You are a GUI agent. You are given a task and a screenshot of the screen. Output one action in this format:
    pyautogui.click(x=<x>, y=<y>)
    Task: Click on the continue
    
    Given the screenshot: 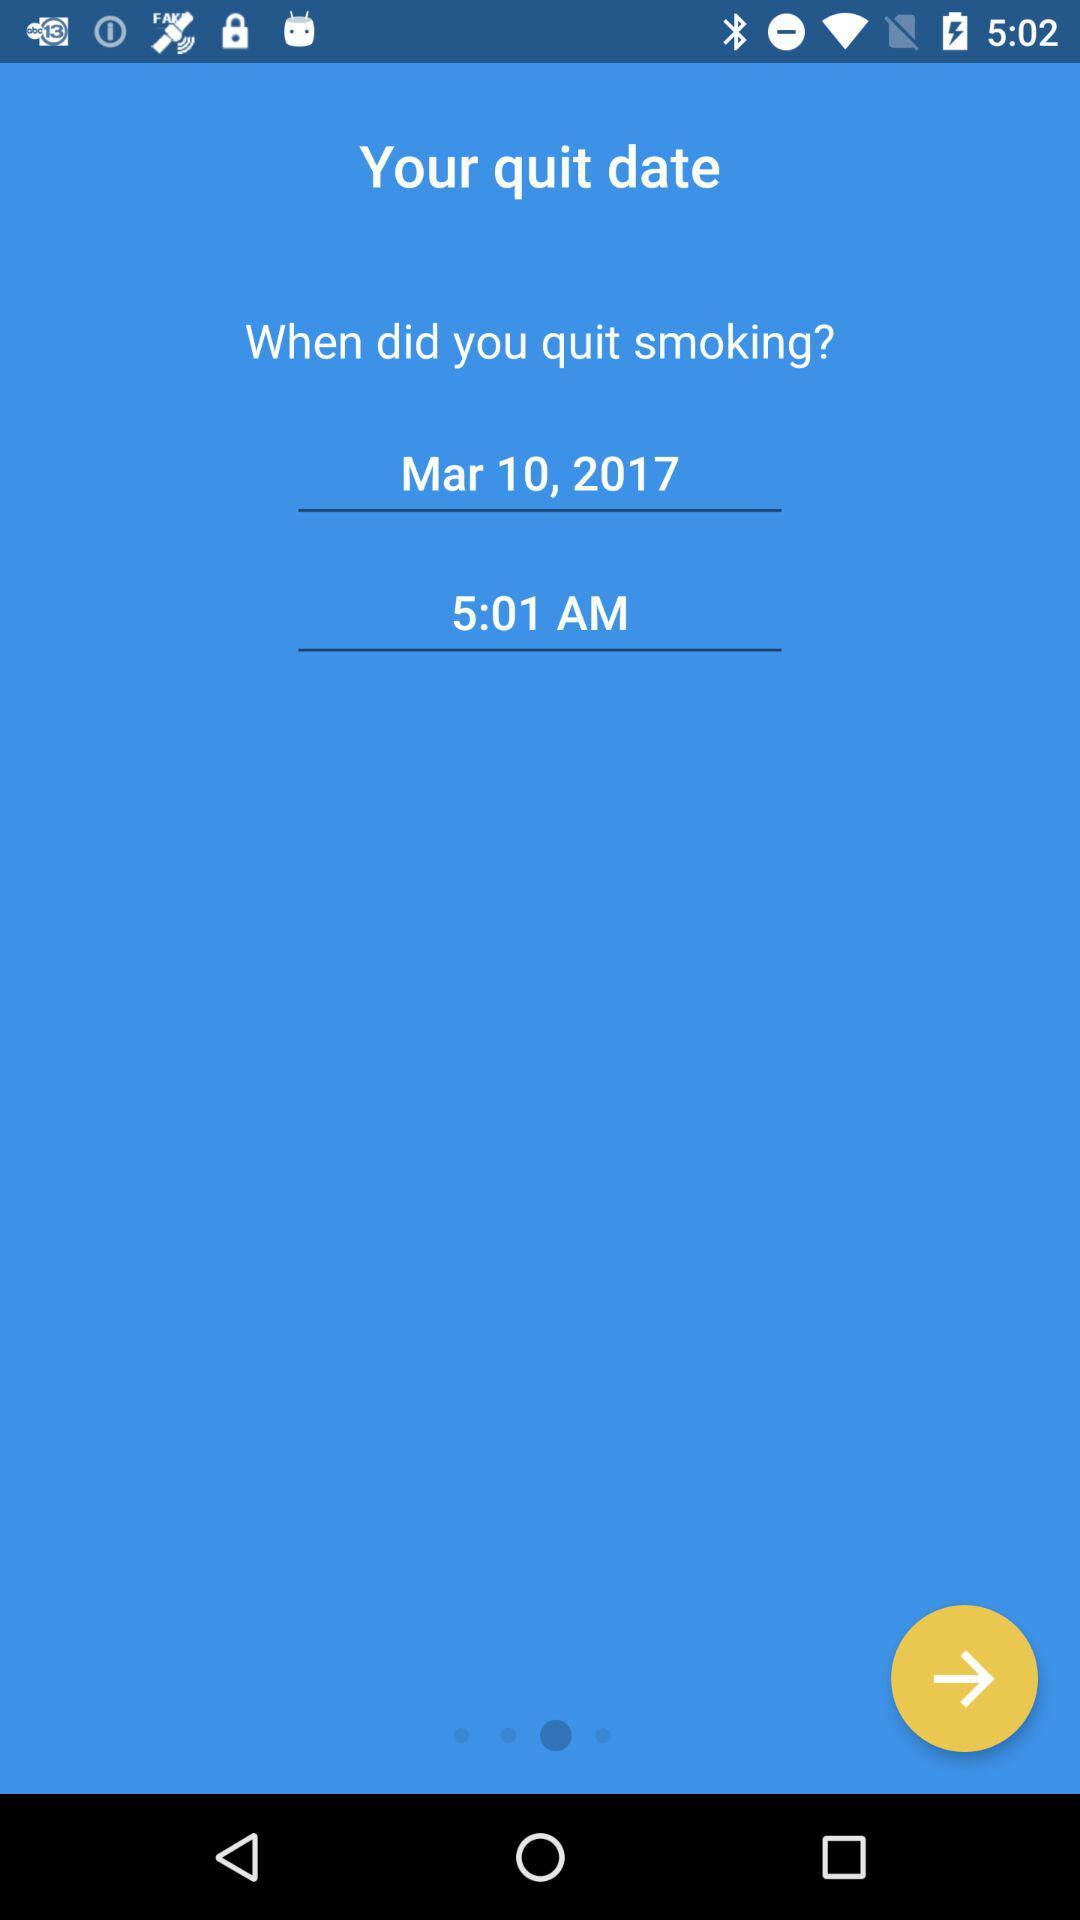 What is the action you would take?
    pyautogui.click(x=963, y=1678)
    